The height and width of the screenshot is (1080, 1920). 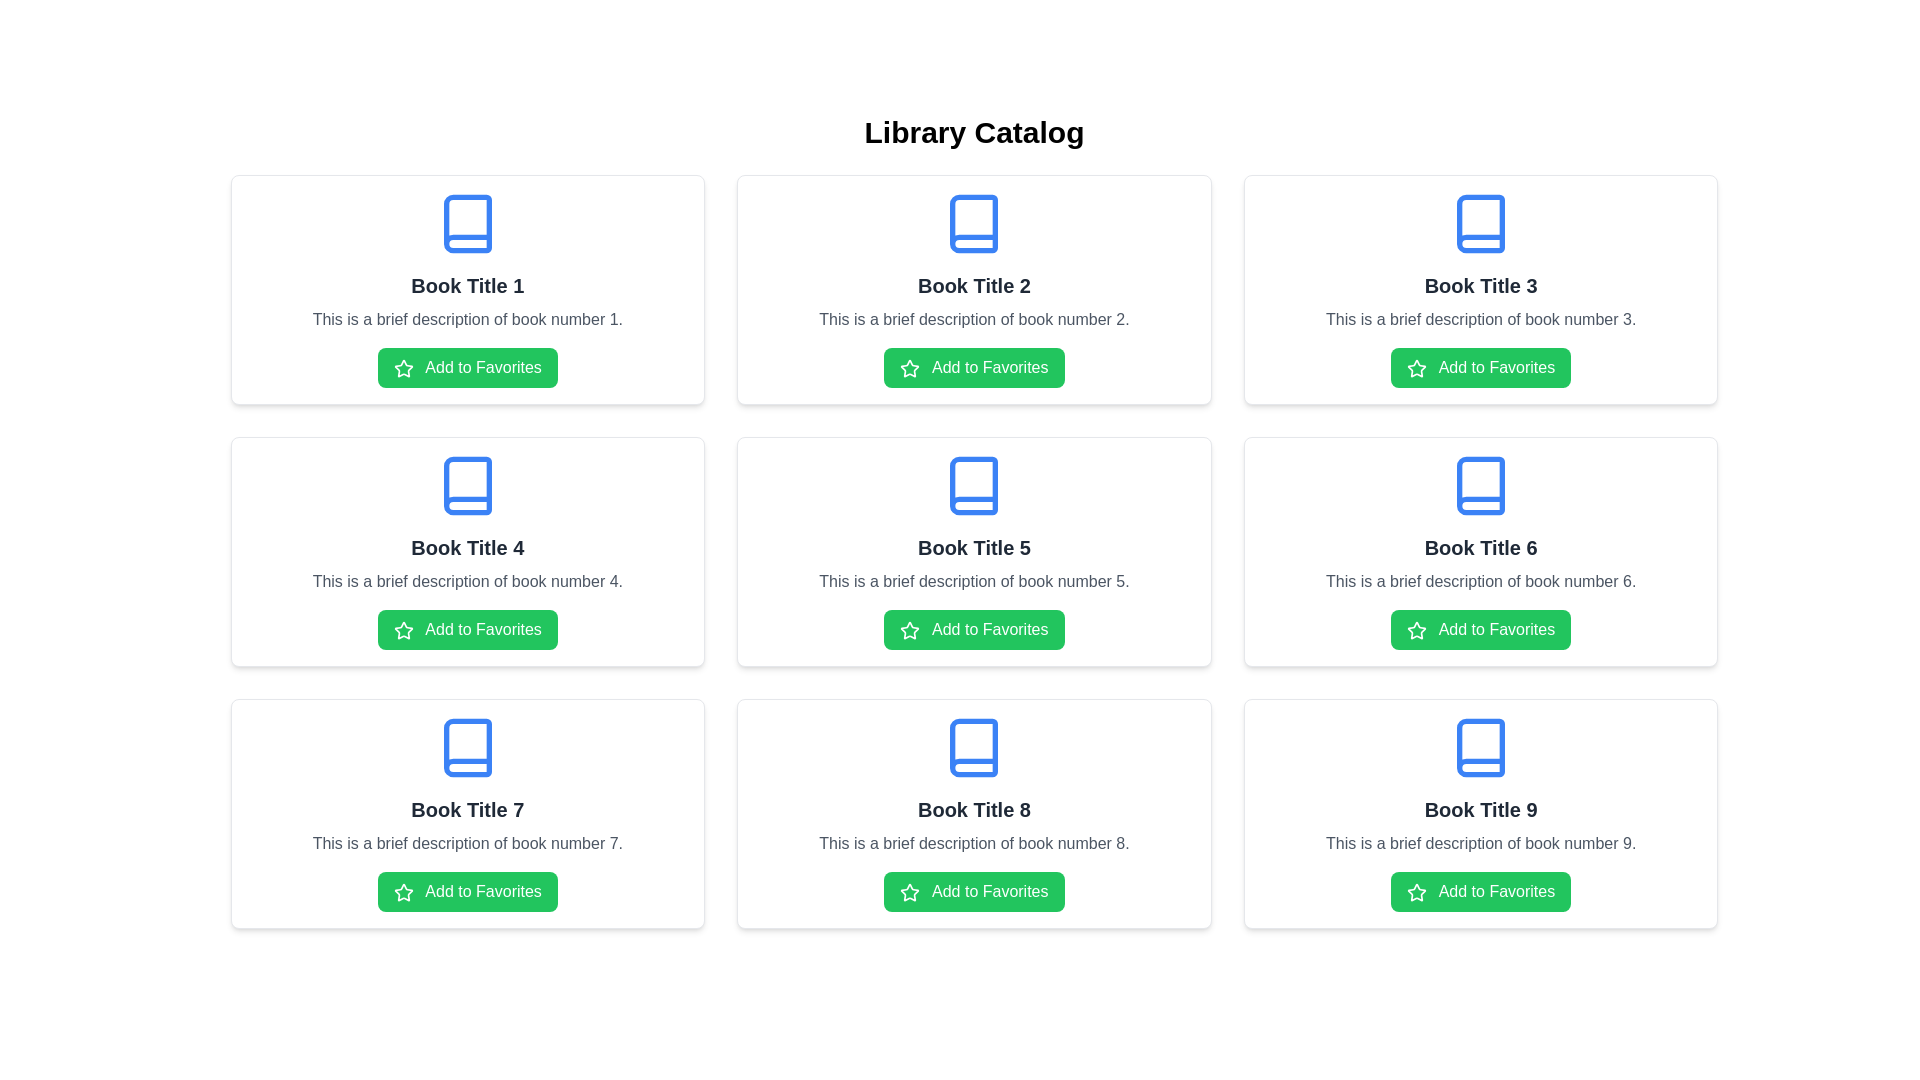 What do you see at coordinates (1481, 319) in the screenshot?
I see `the description text of 'Book Title 3', which is the second text element in the card located in the top row of the grid` at bounding box center [1481, 319].